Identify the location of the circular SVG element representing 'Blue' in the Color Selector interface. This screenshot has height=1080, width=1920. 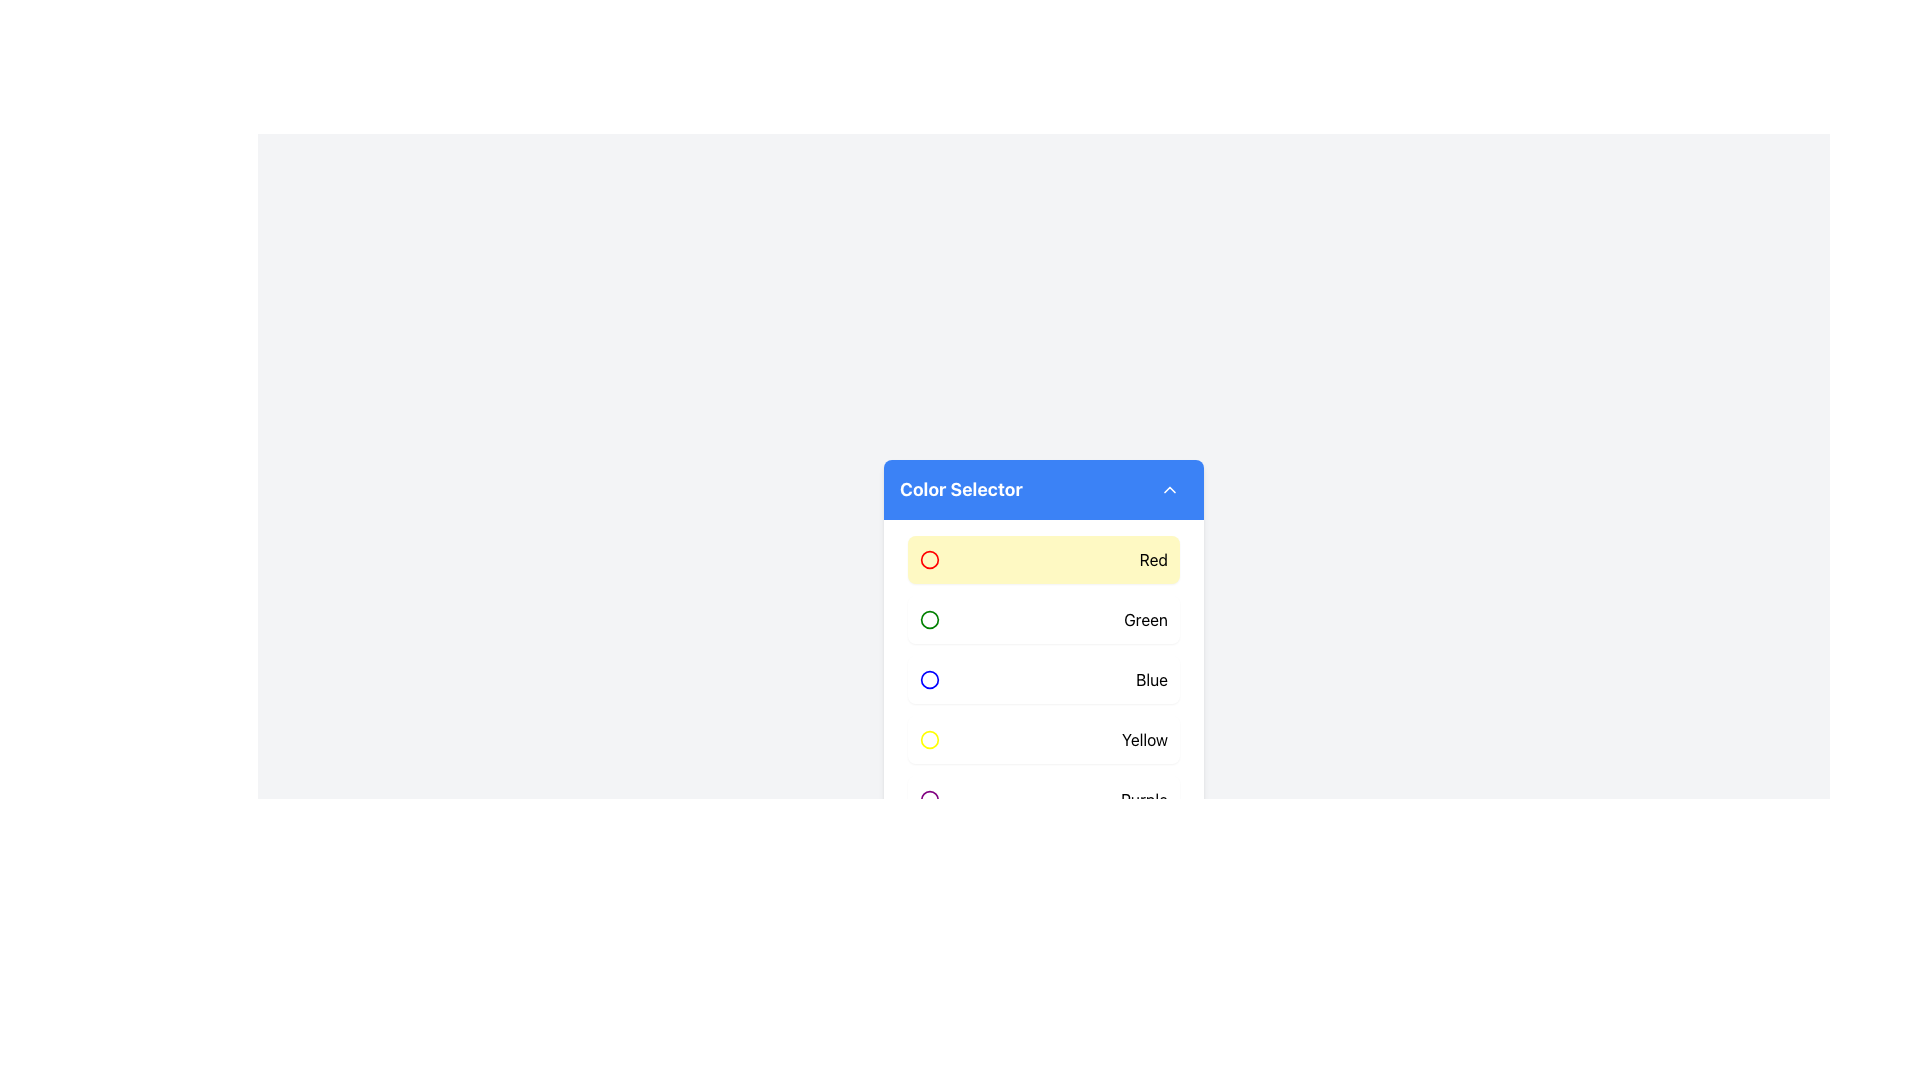
(929, 678).